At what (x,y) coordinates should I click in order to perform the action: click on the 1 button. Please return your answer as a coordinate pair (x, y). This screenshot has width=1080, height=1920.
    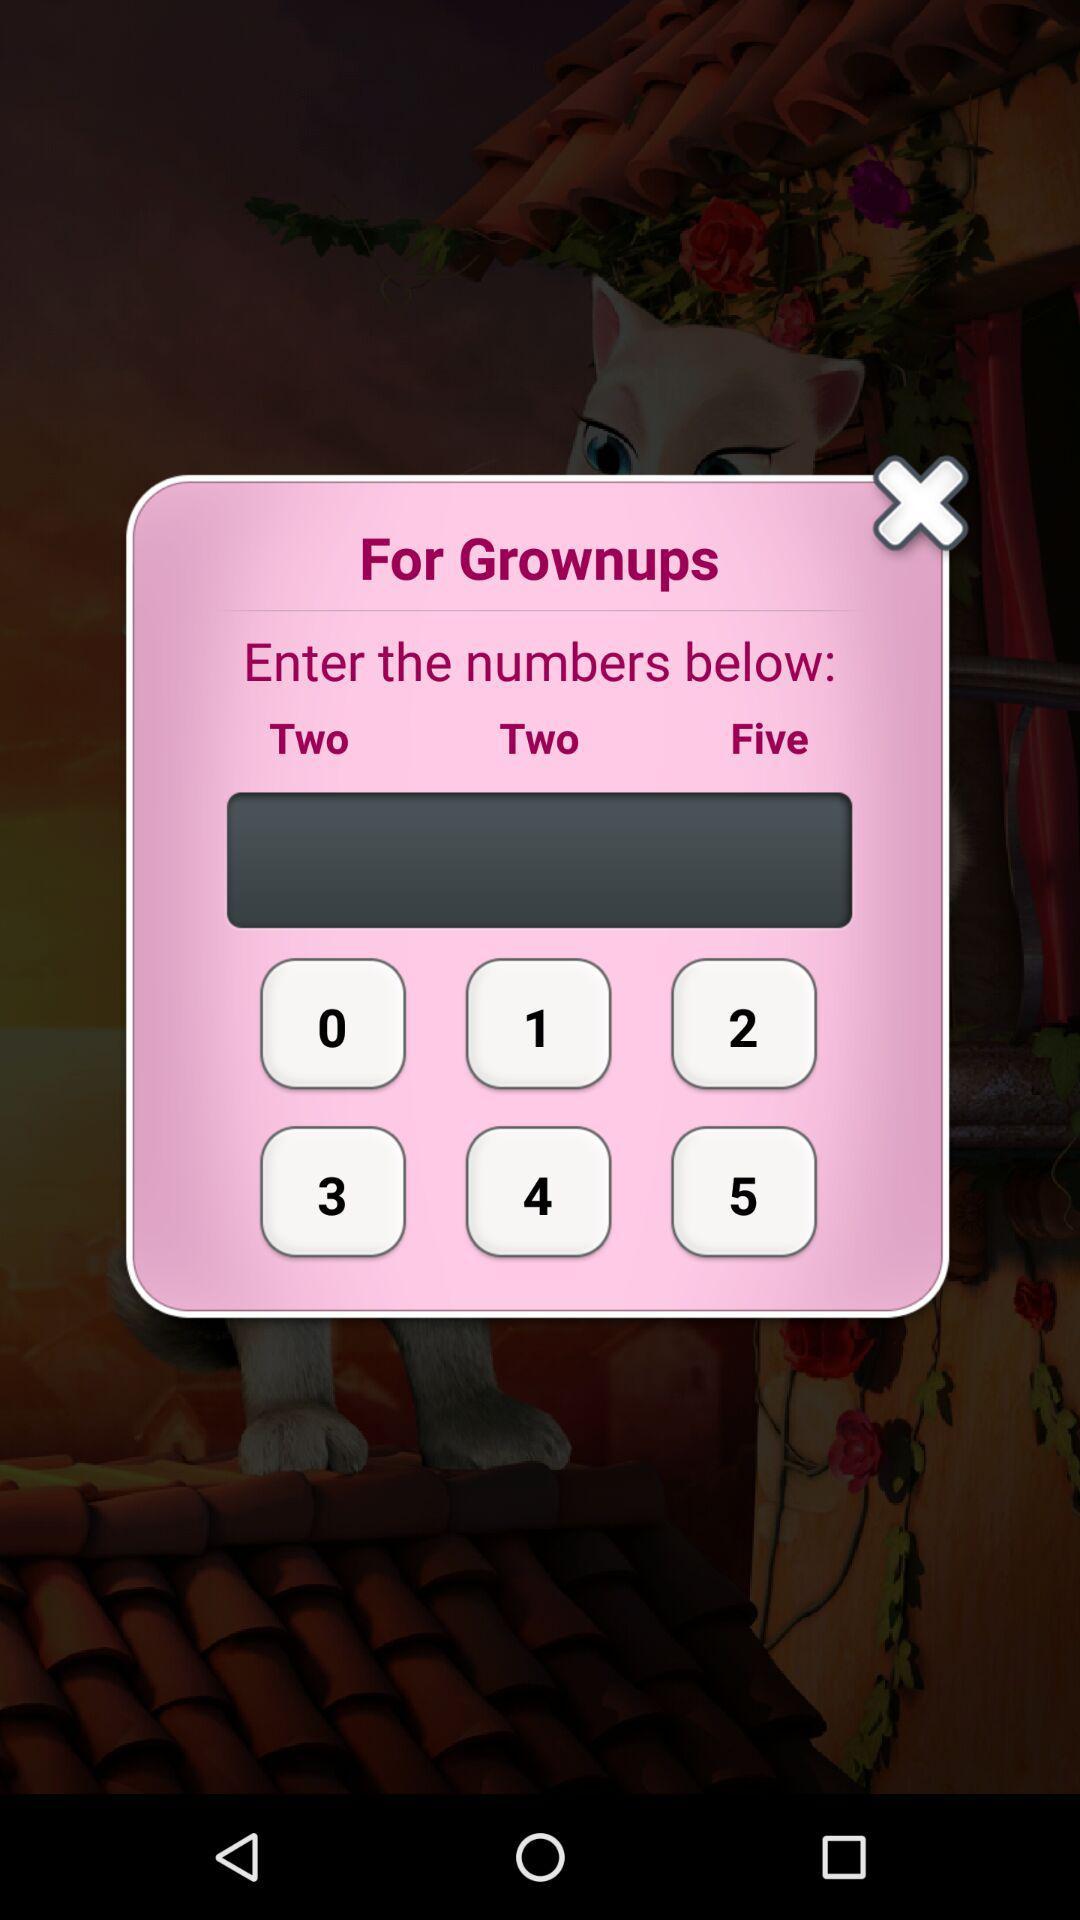
    Looking at the image, I should click on (538, 1023).